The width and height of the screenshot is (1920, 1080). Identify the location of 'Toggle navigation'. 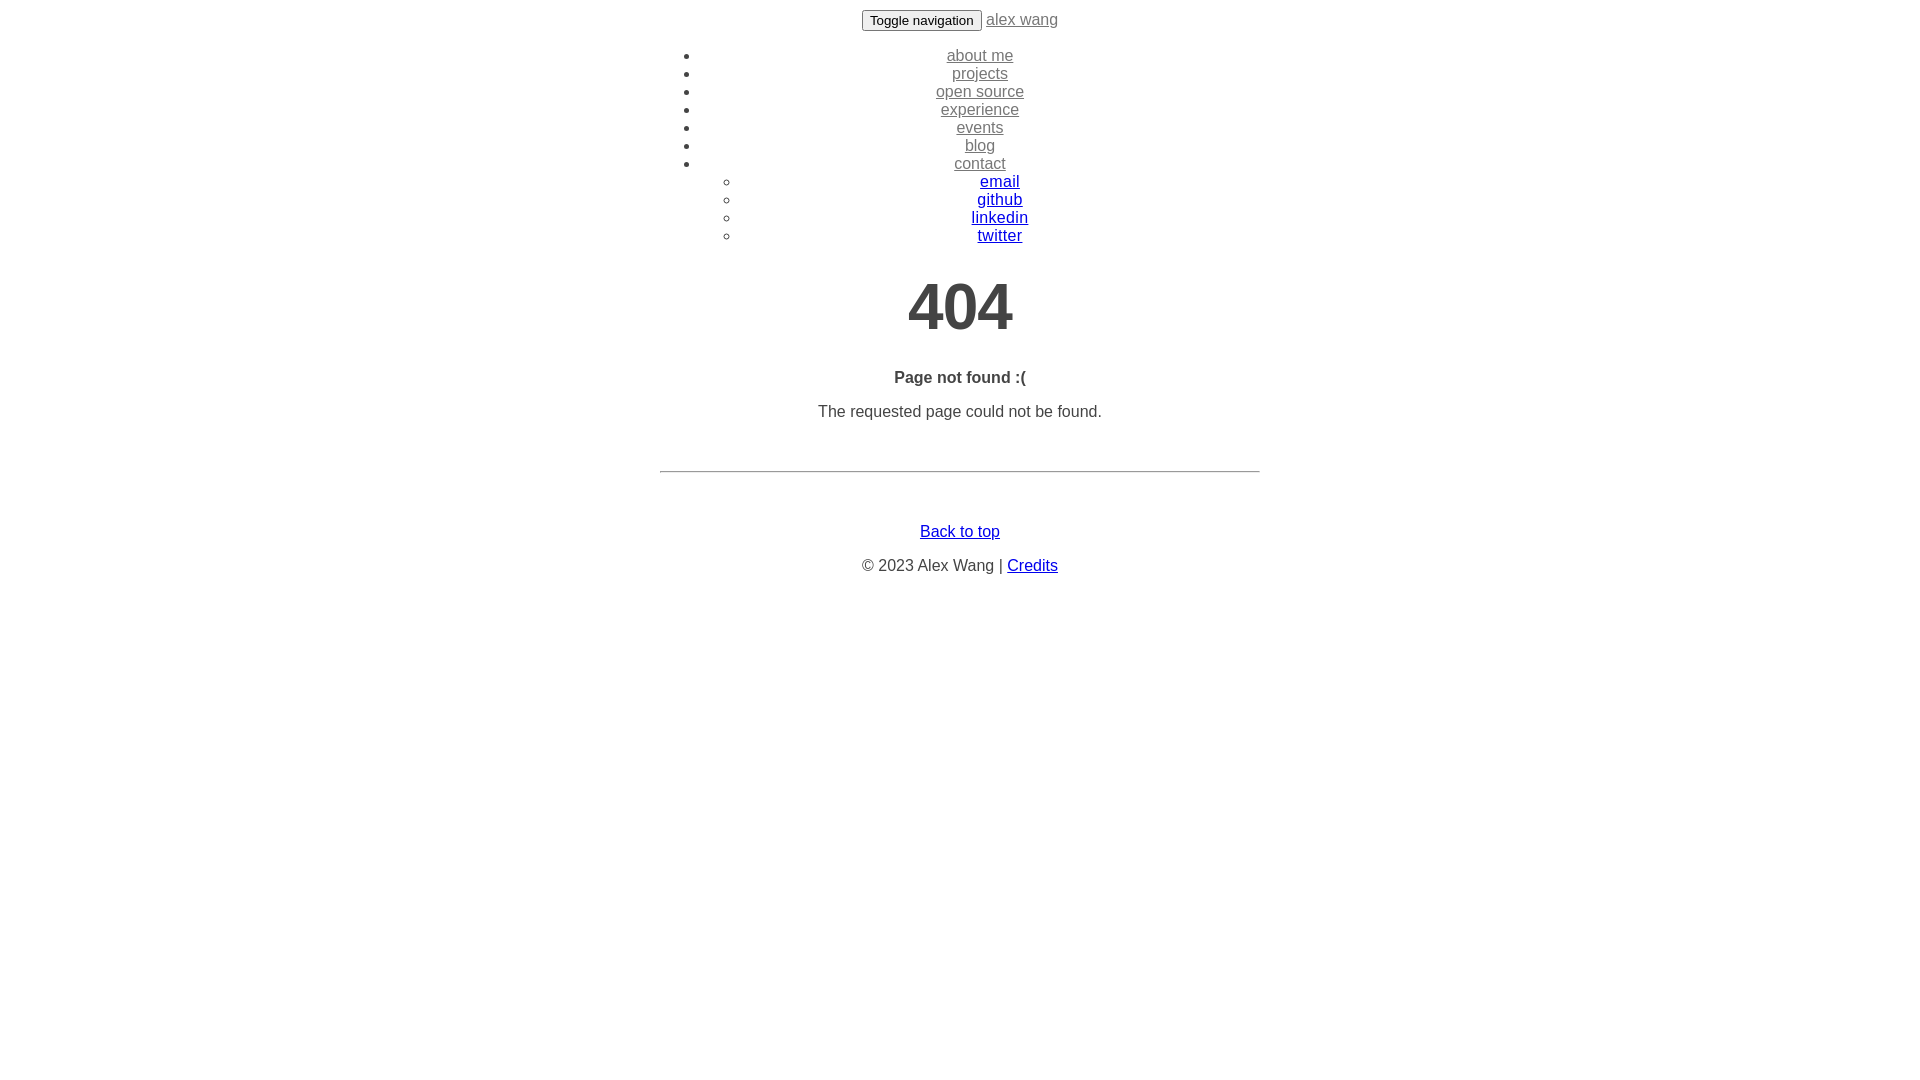
(862, 20).